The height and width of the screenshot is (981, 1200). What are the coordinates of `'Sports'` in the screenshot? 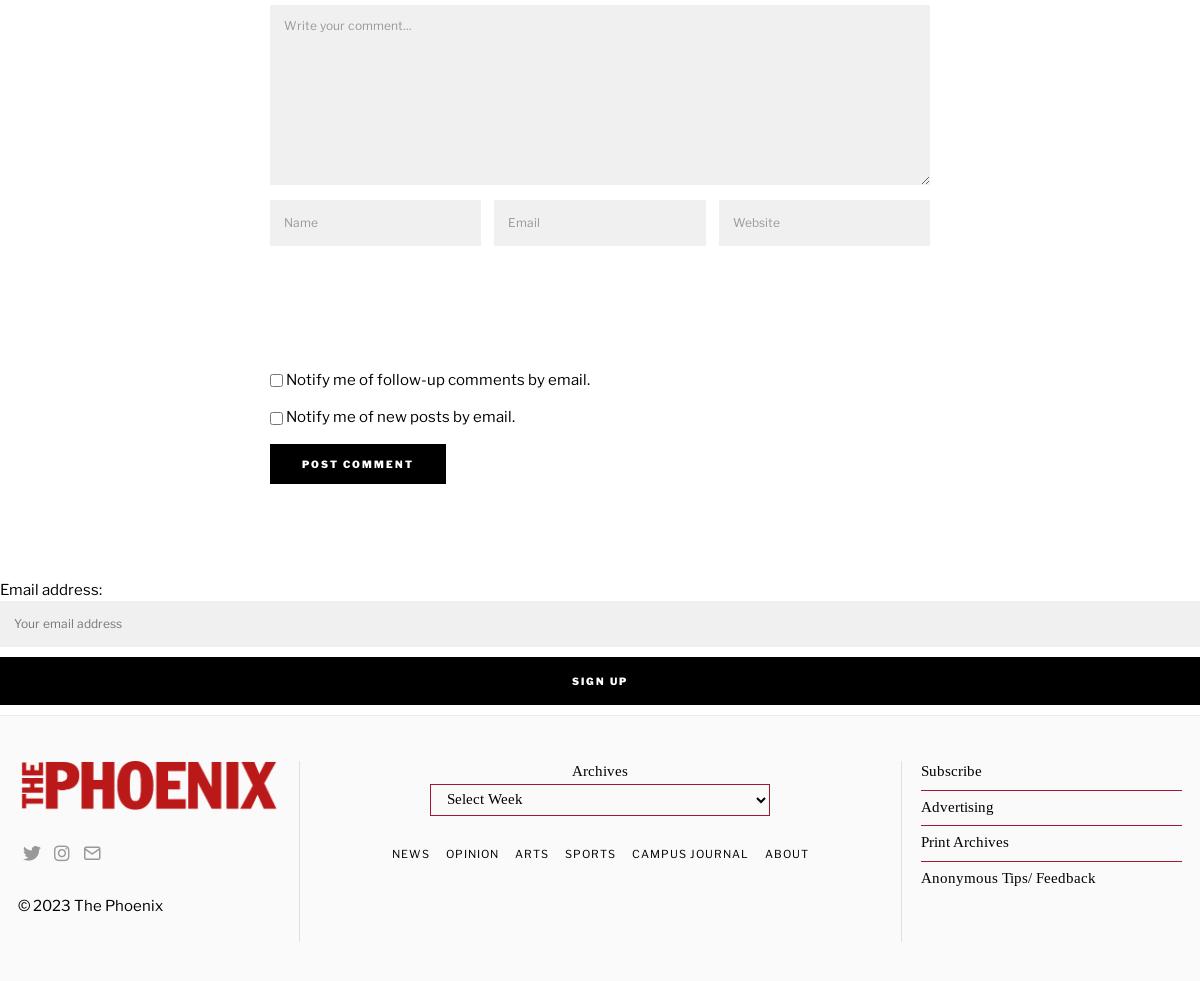 It's located at (588, 852).